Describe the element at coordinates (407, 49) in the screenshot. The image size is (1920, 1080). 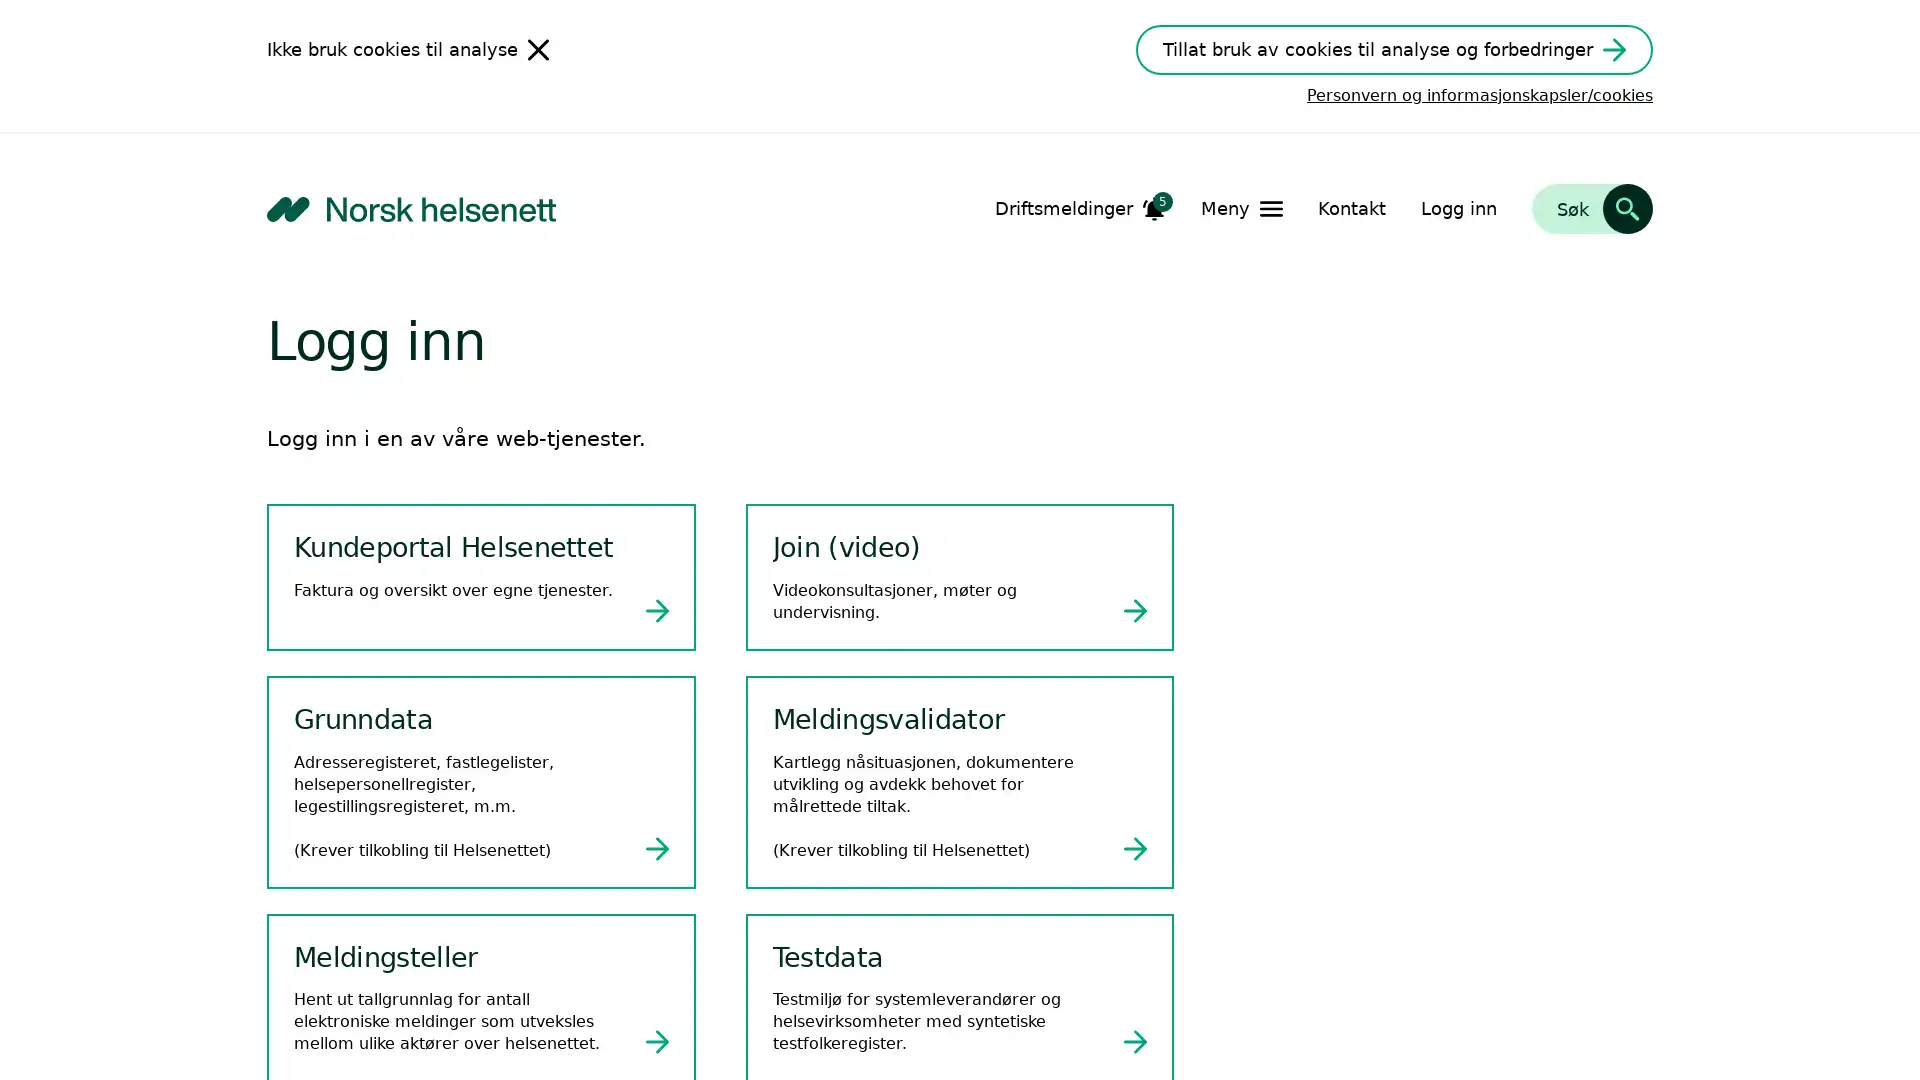
I see `Ikke bruk cookies til analyse` at that location.